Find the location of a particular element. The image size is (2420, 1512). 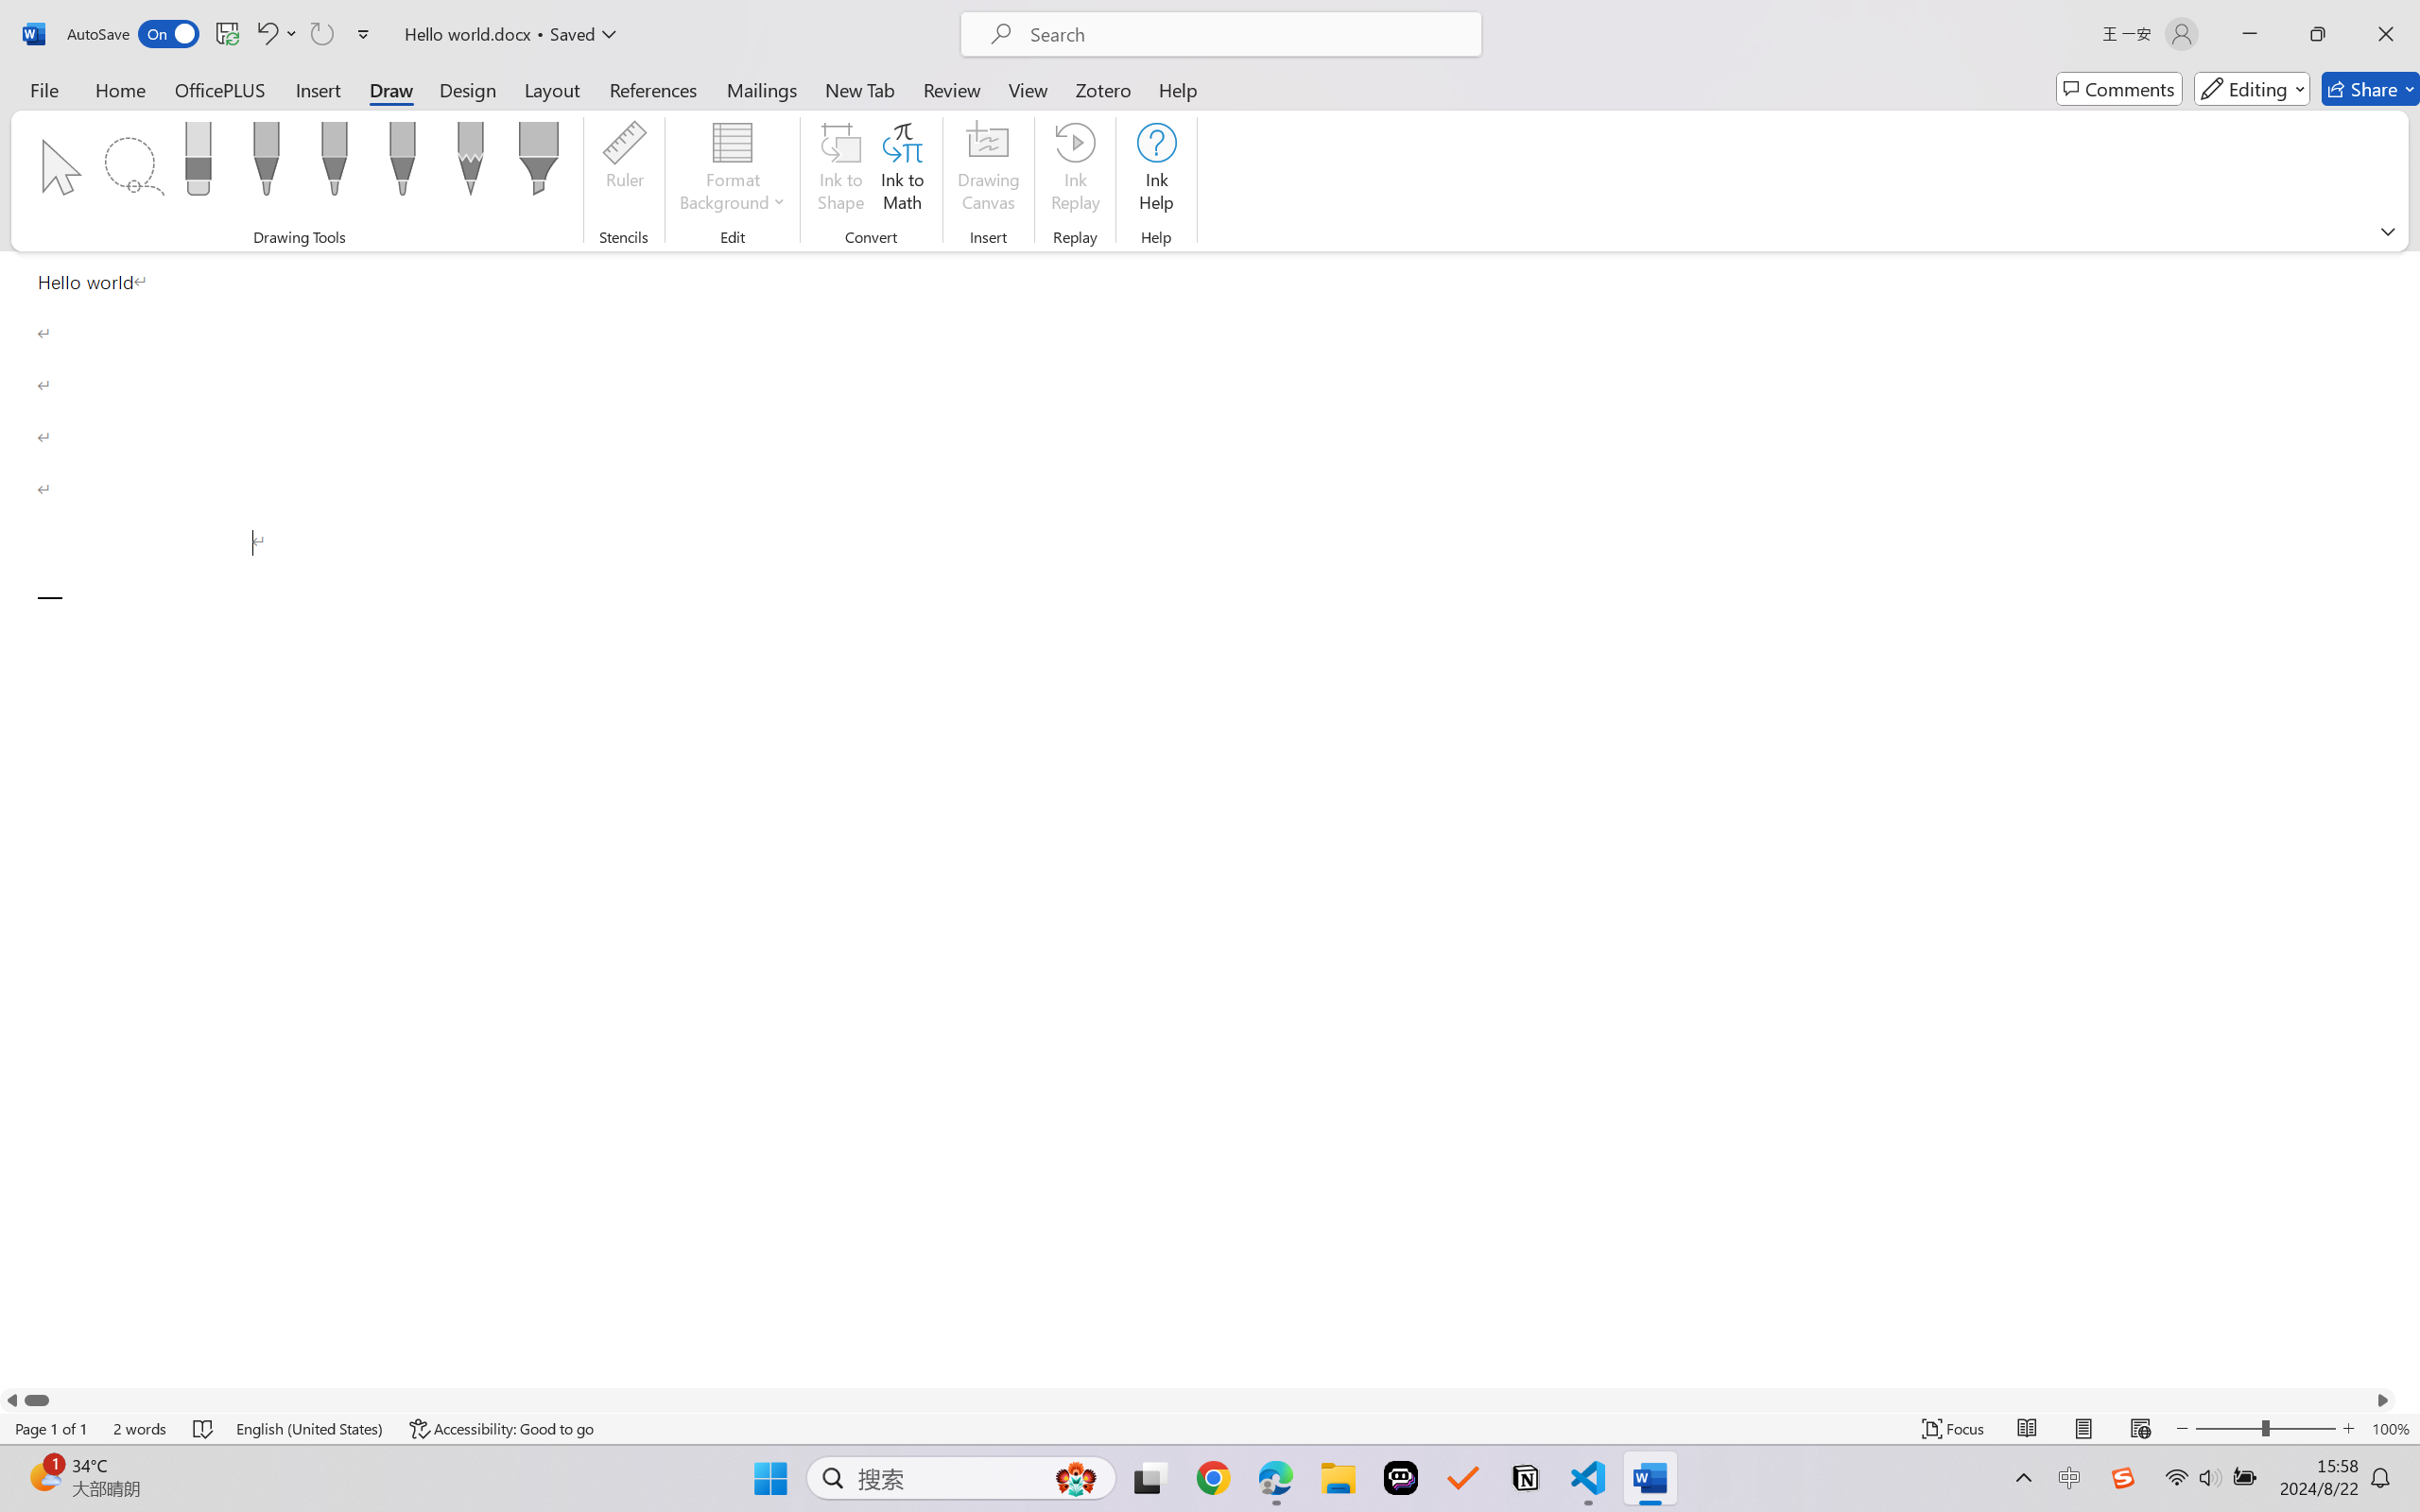

'Quick Access Toolbar' is located at coordinates (222, 33).